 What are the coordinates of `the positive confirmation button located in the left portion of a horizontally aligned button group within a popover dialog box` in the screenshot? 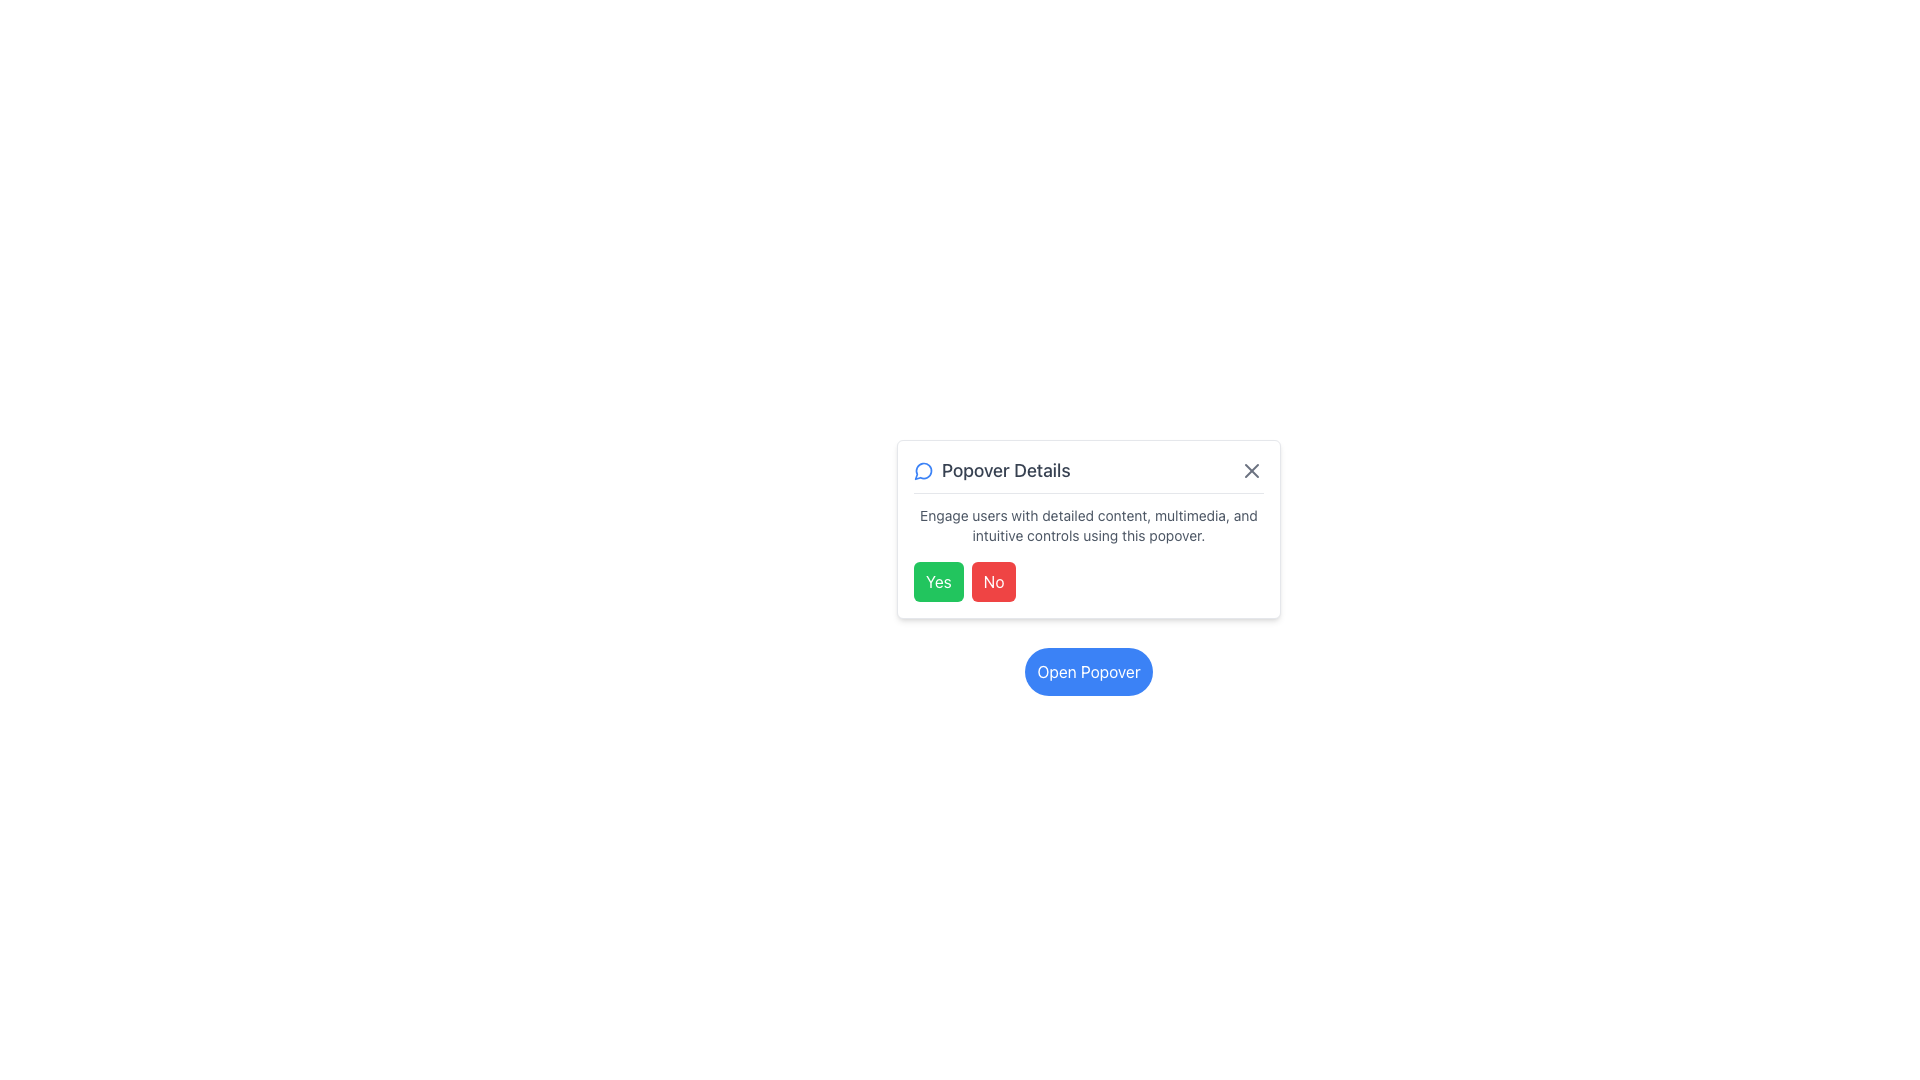 It's located at (937, 582).